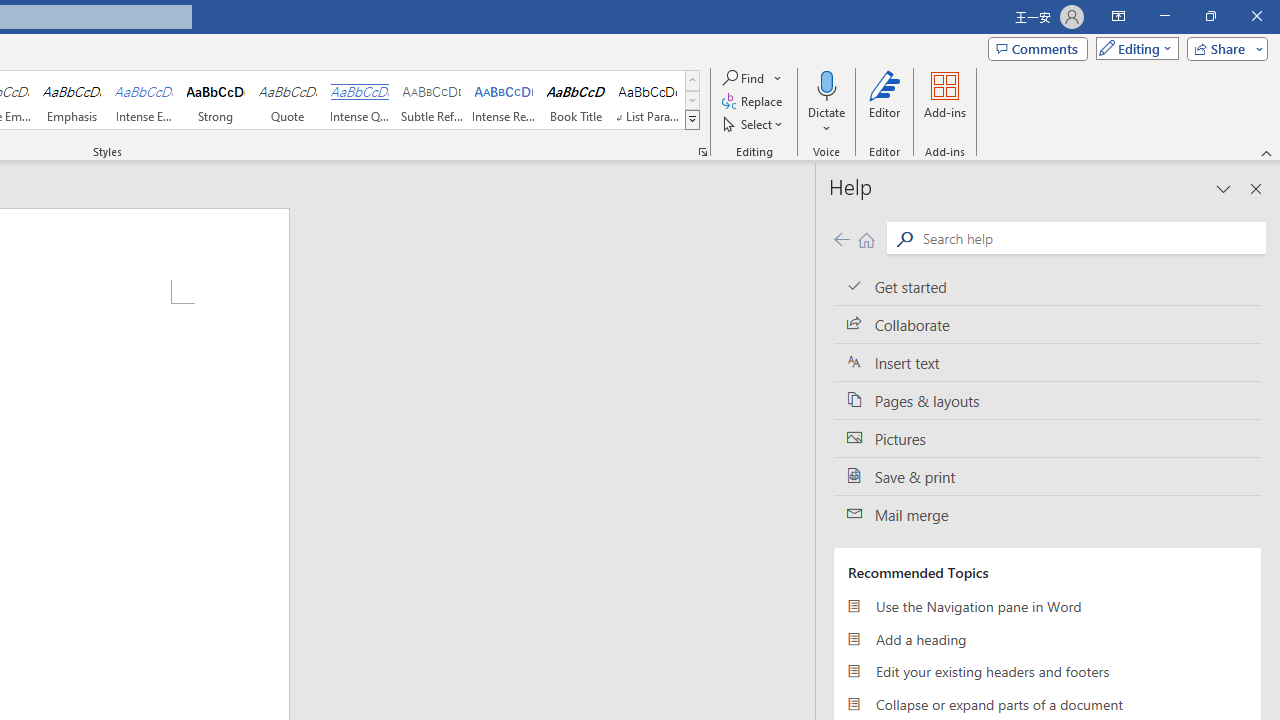 This screenshot has width=1280, height=720. I want to click on 'Task Pane Options', so click(1223, 189).